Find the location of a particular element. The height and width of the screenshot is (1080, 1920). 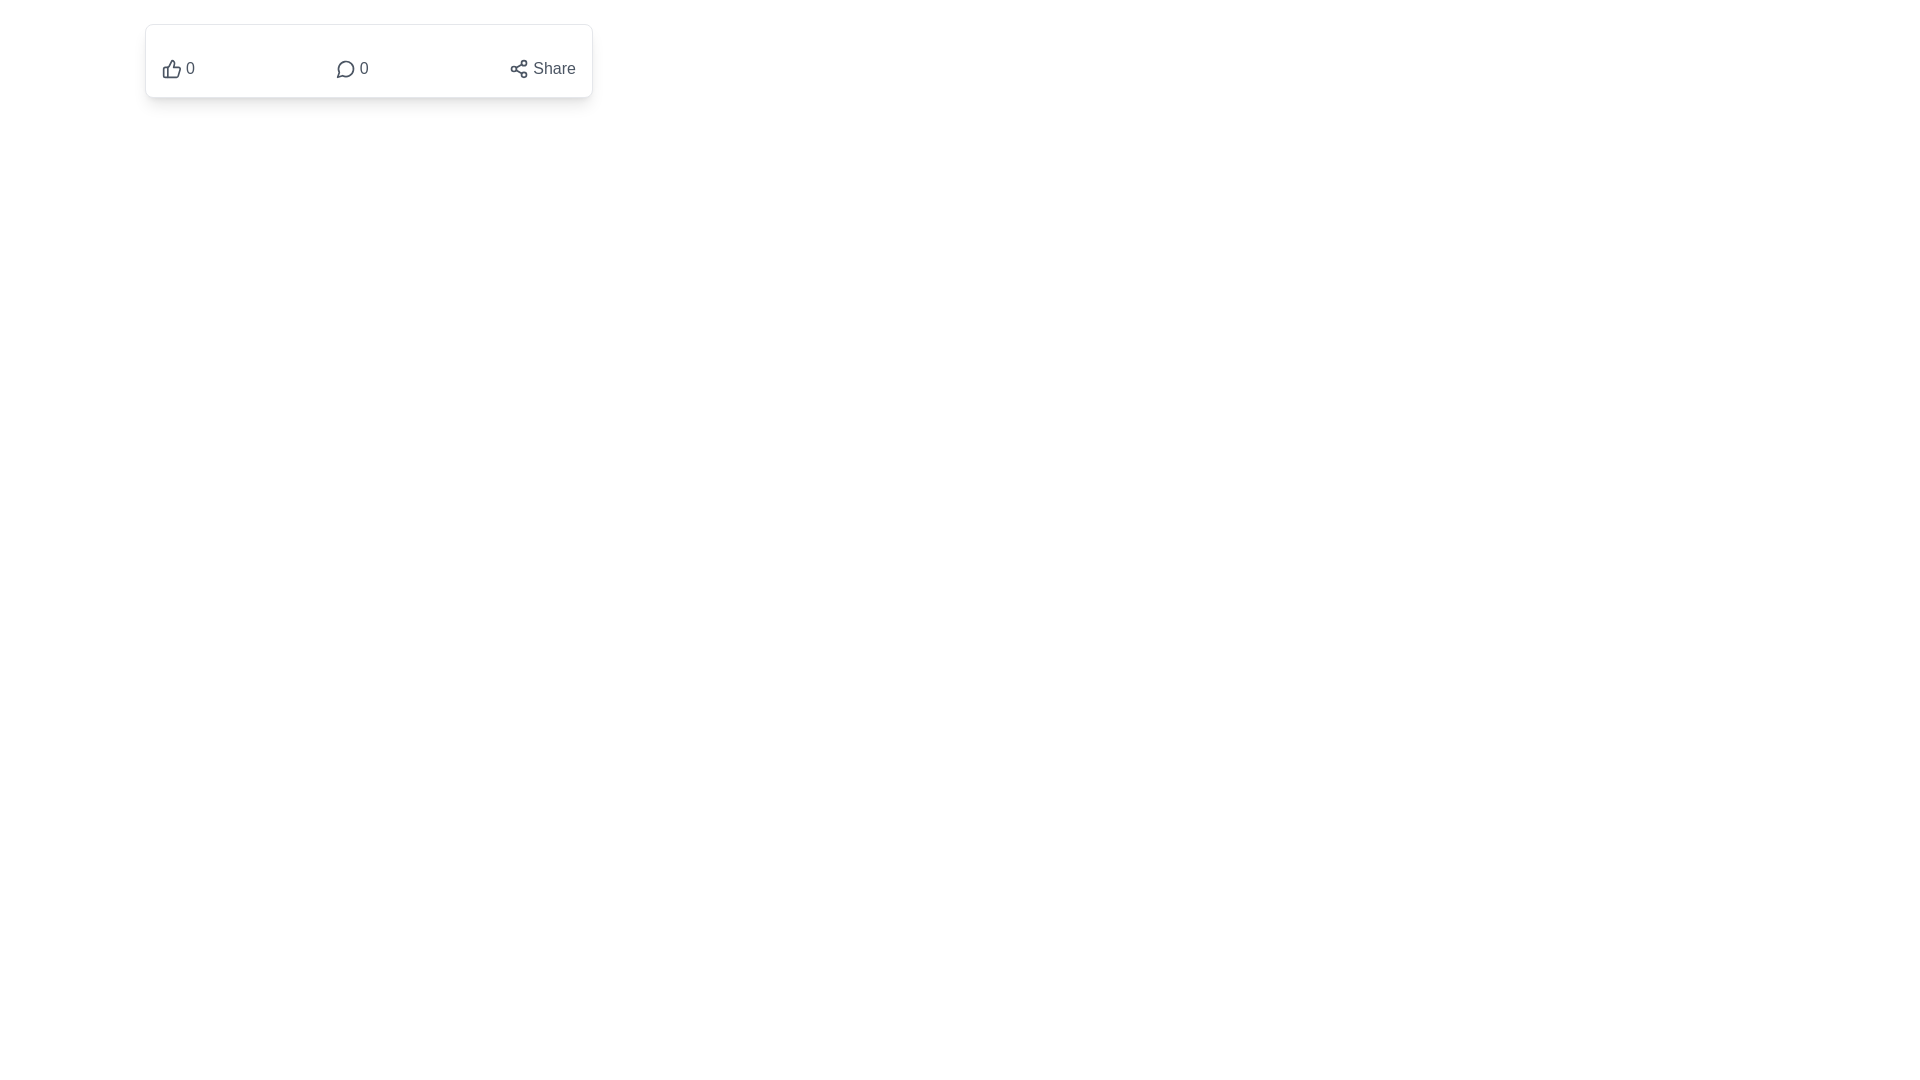

the Interactive Button featuring a comment bubble icon and the number '0' is located at coordinates (352, 68).